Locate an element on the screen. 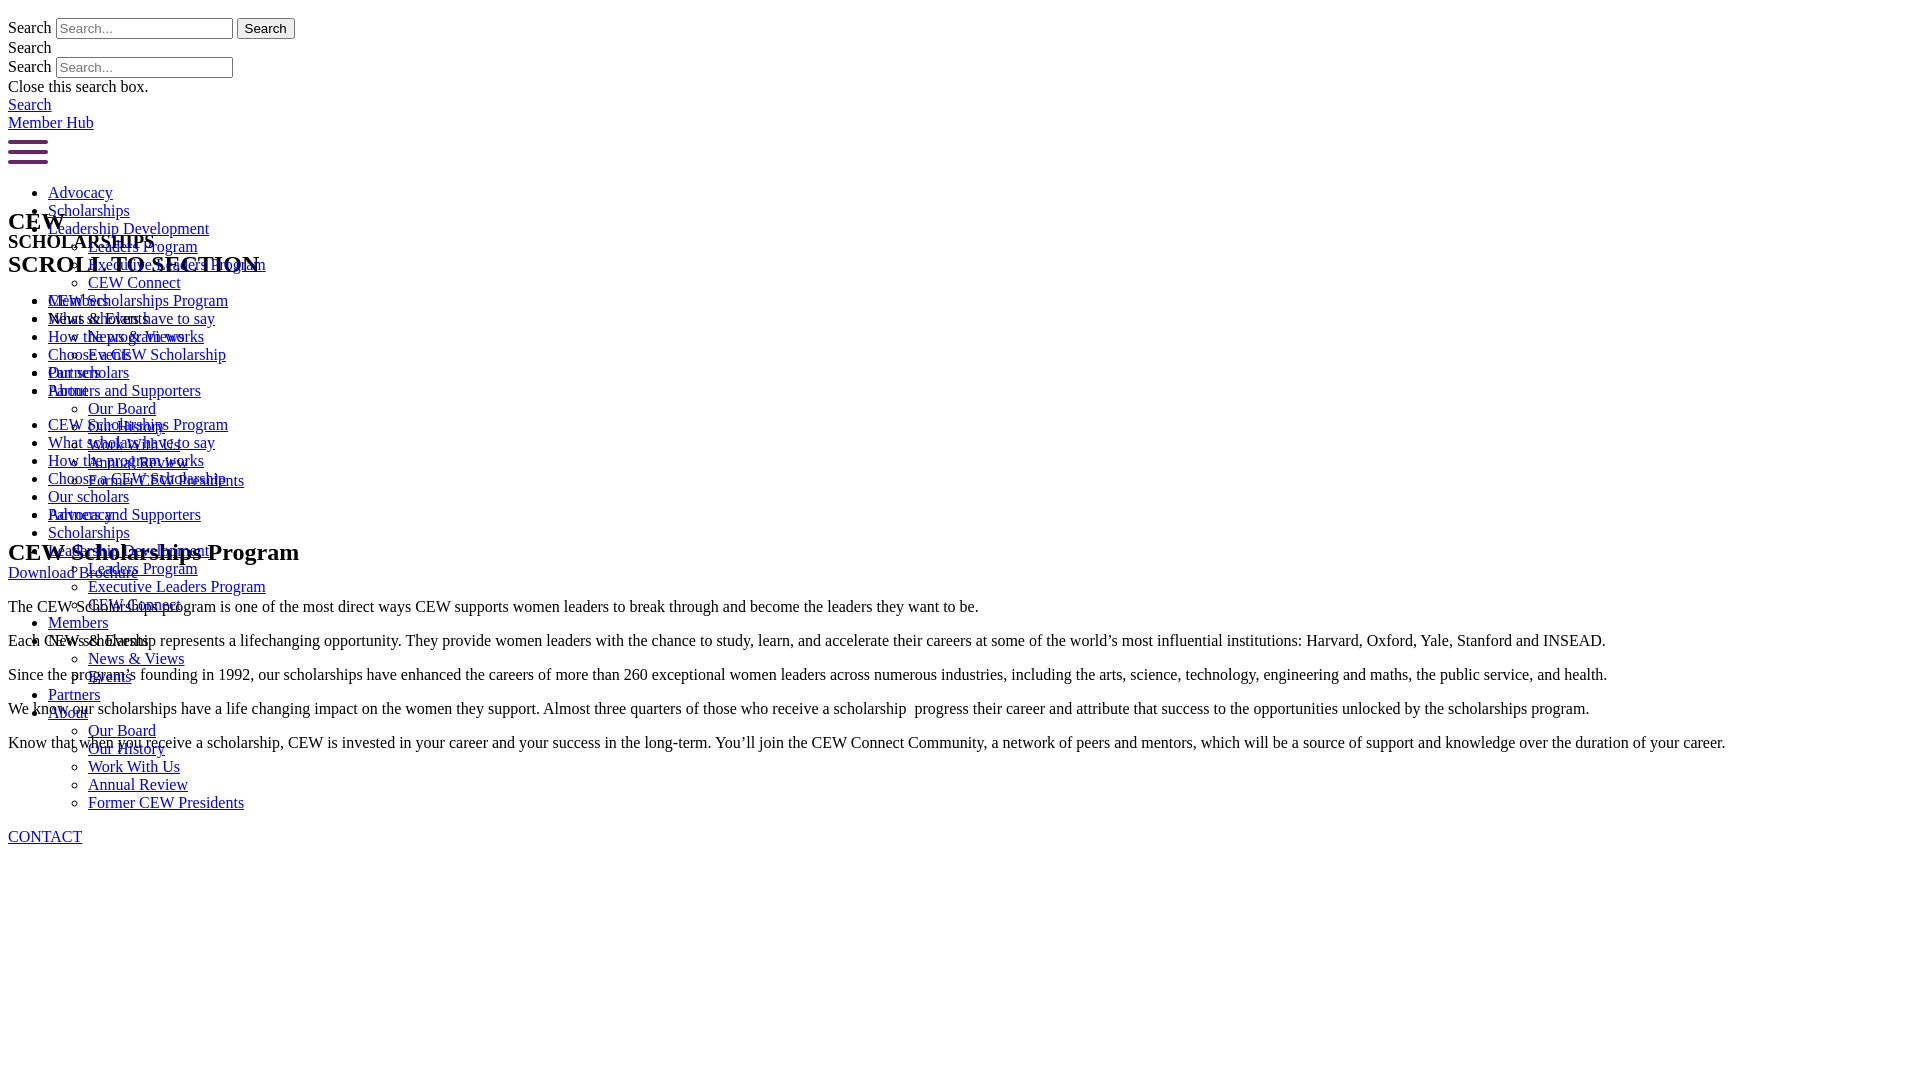 The width and height of the screenshot is (1920, 1080). 'Our Board' is located at coordinates (120, 407).